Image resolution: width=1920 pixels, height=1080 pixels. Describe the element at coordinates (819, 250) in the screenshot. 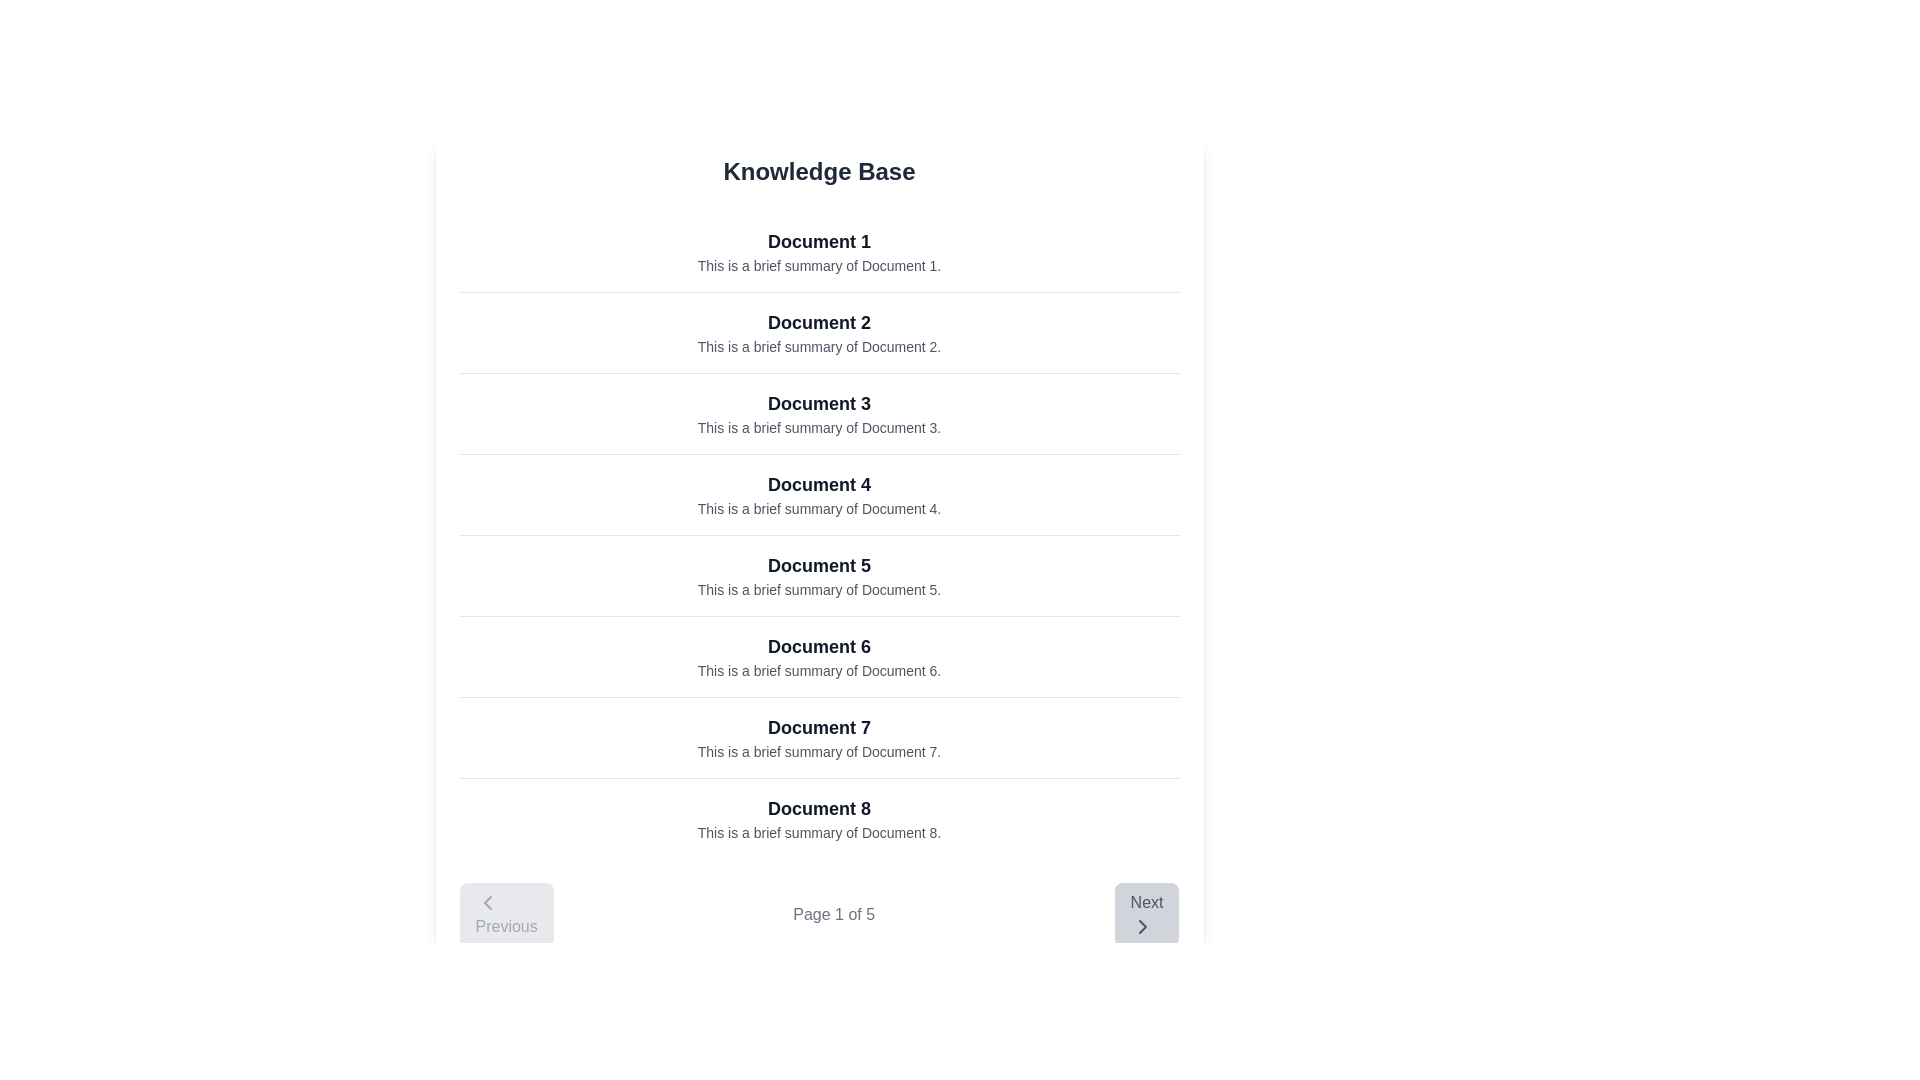

I see `the list item titled 'Document 1'` at that location.